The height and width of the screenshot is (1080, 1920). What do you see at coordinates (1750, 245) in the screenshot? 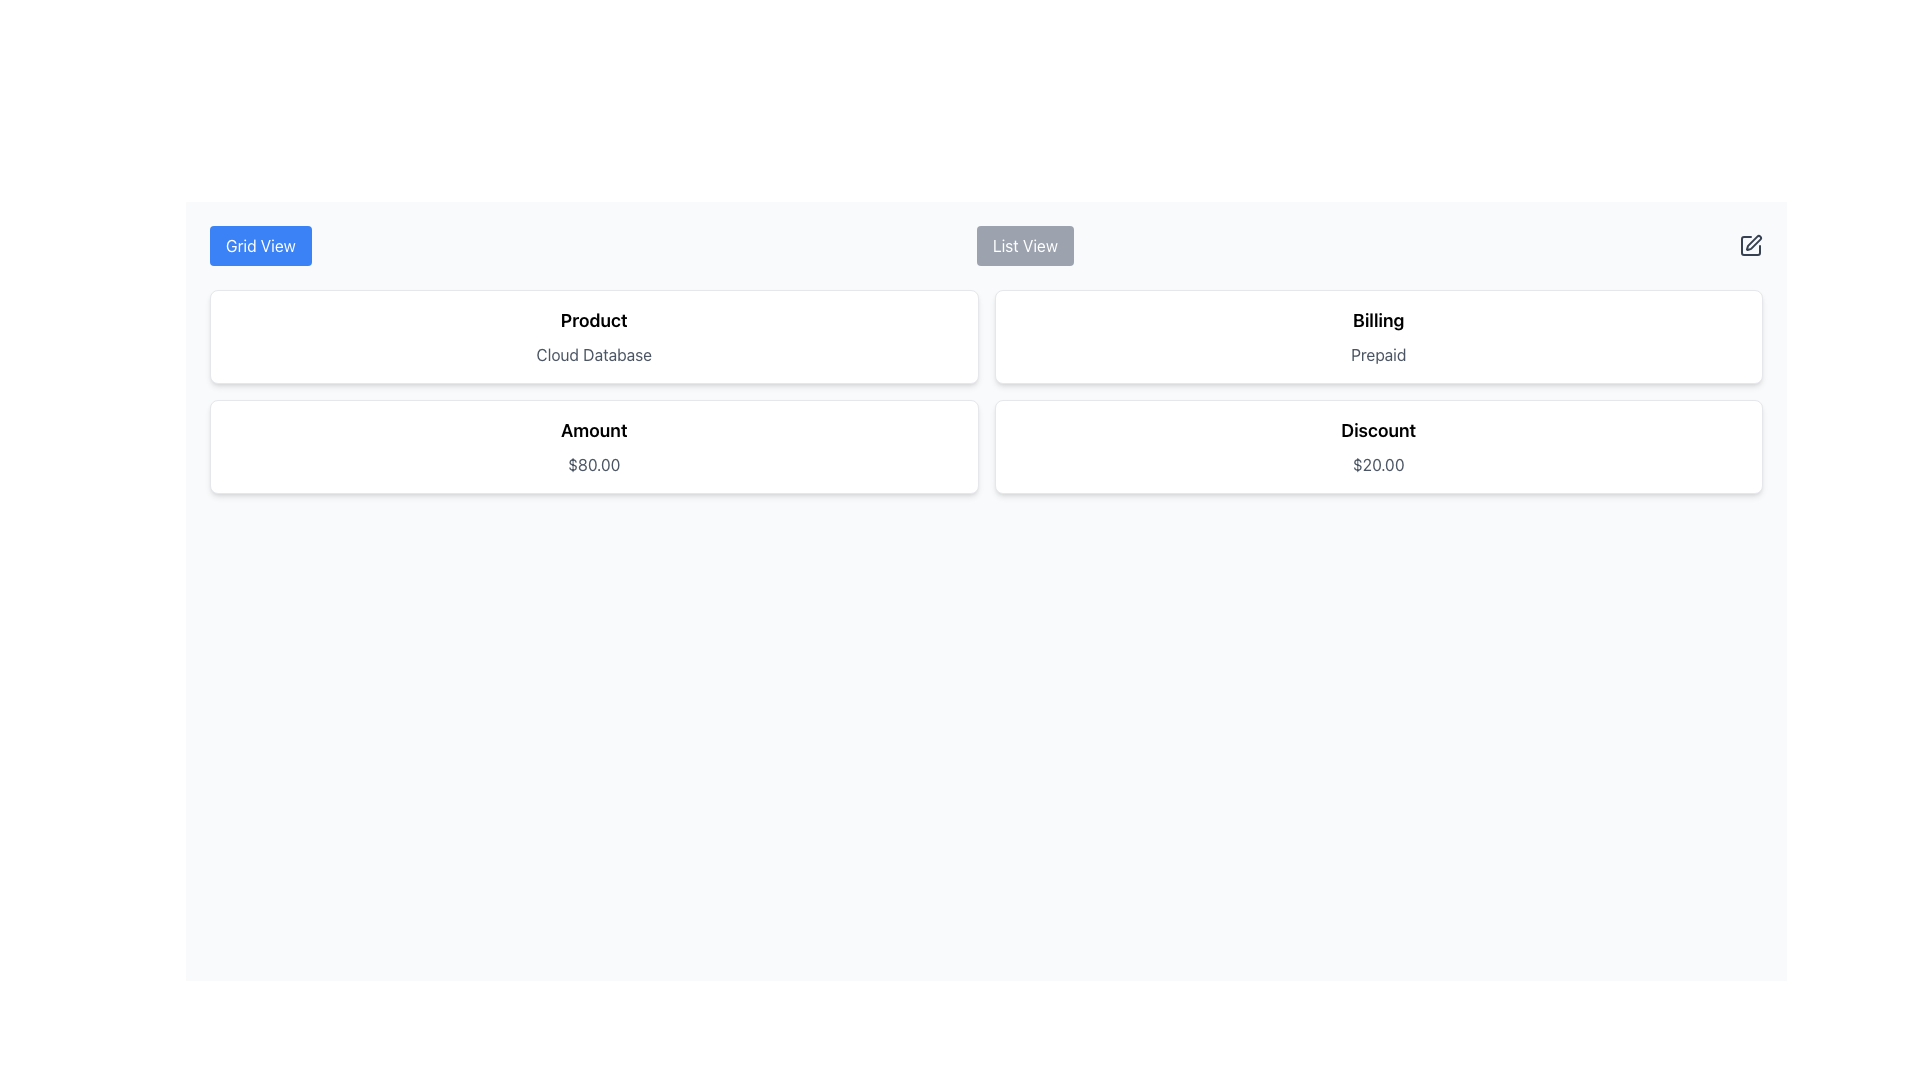
I see `the Interactive Icon located at the extreme right of the header section, adjacent to the 'Grid View' and 'List View' toggle buttons` at bounding box center [1750, 245].